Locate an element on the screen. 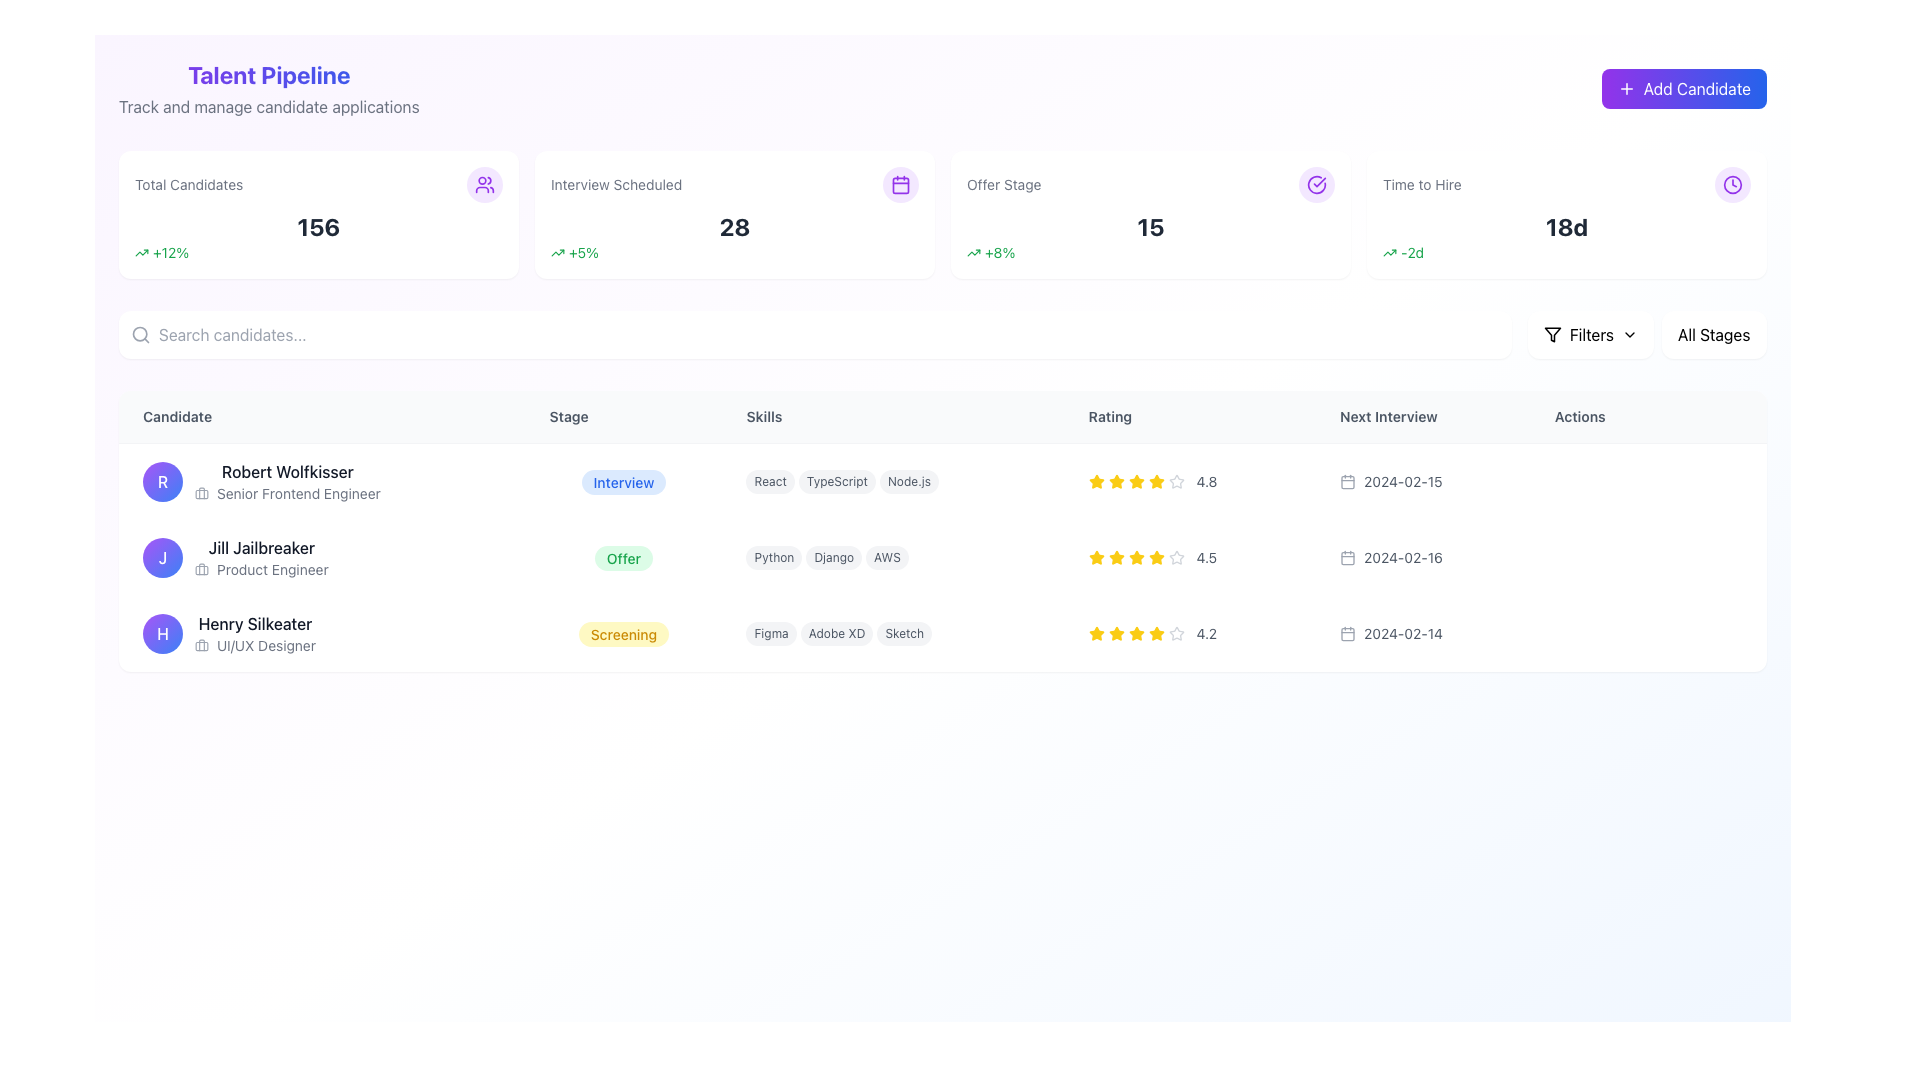 The width and height of the screenshot is (1920, 1080). the third skill label in the 'Skills' column of the second row, which indicates a skill or keyword associated with the entry, following 'Python' and 'Django' is located at coordinates (886, 558).